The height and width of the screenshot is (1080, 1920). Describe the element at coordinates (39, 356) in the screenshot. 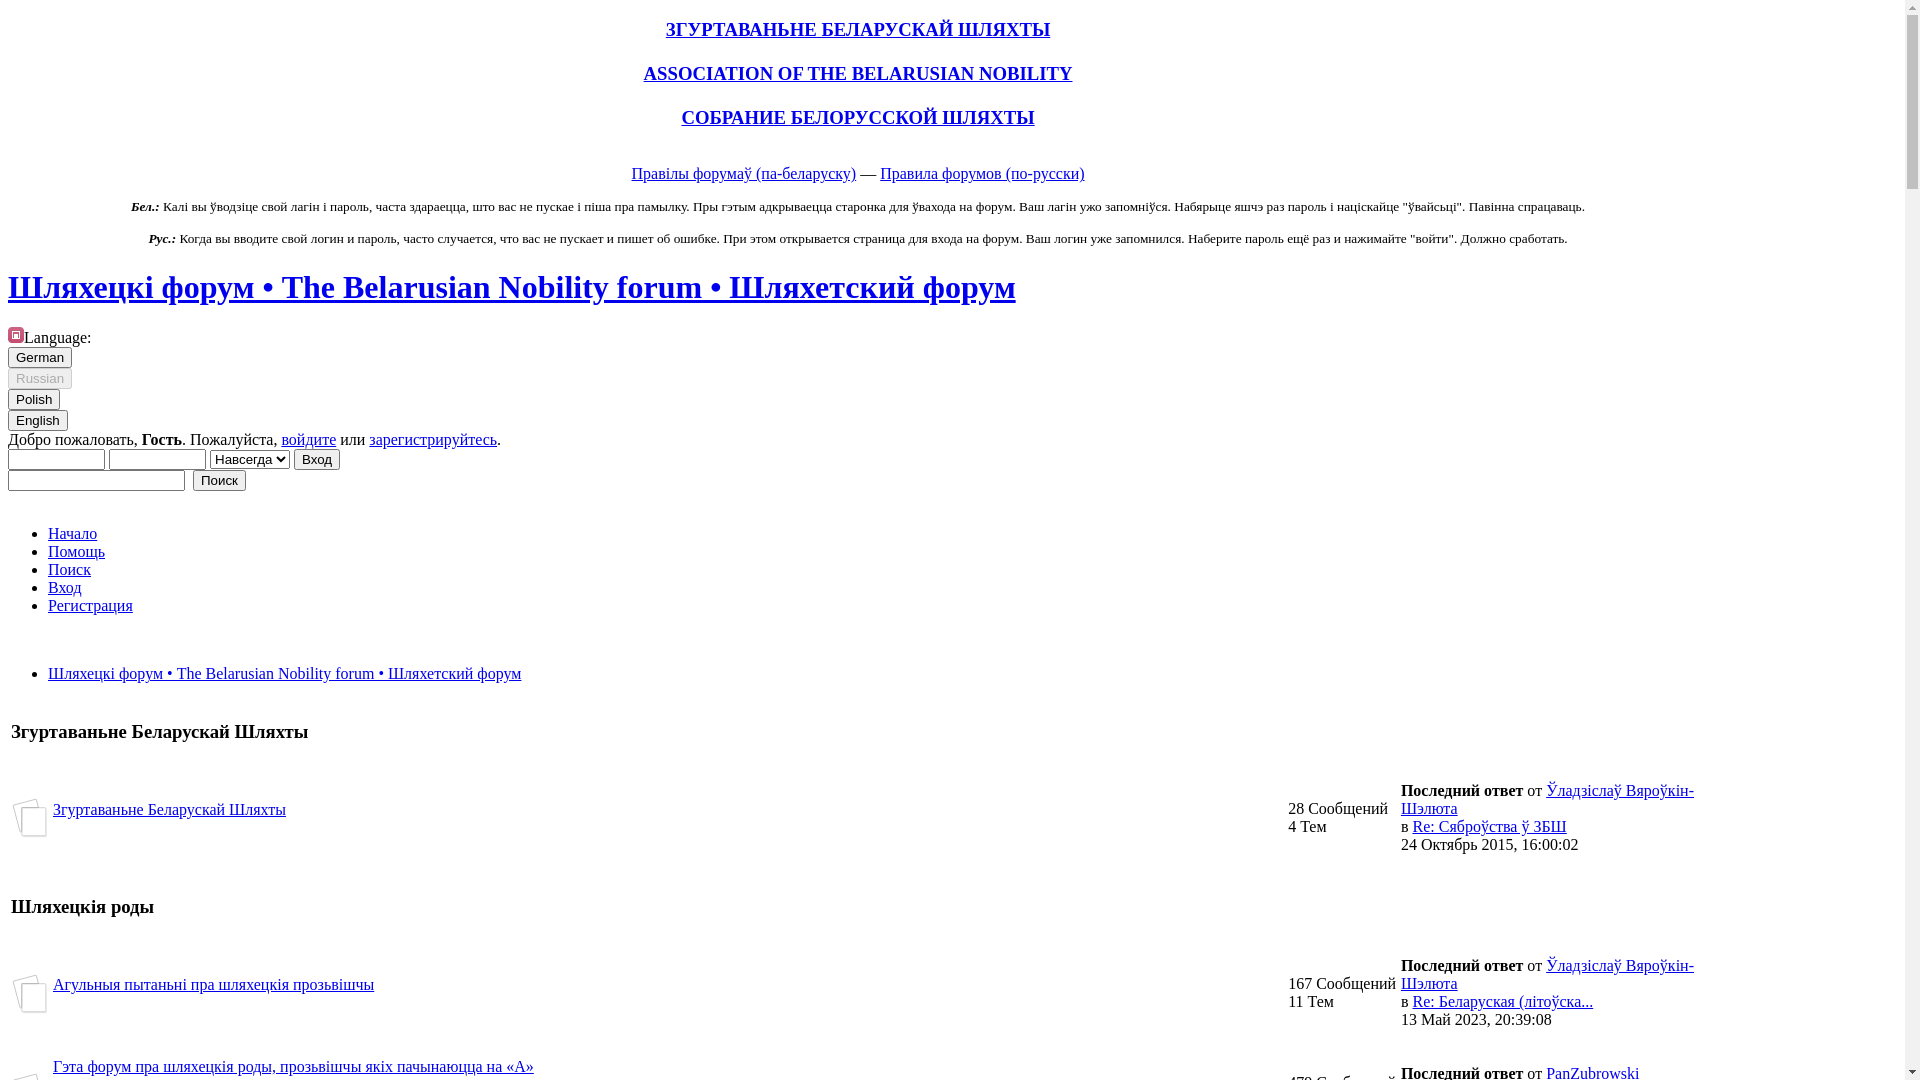

I see `'German'` at that location.